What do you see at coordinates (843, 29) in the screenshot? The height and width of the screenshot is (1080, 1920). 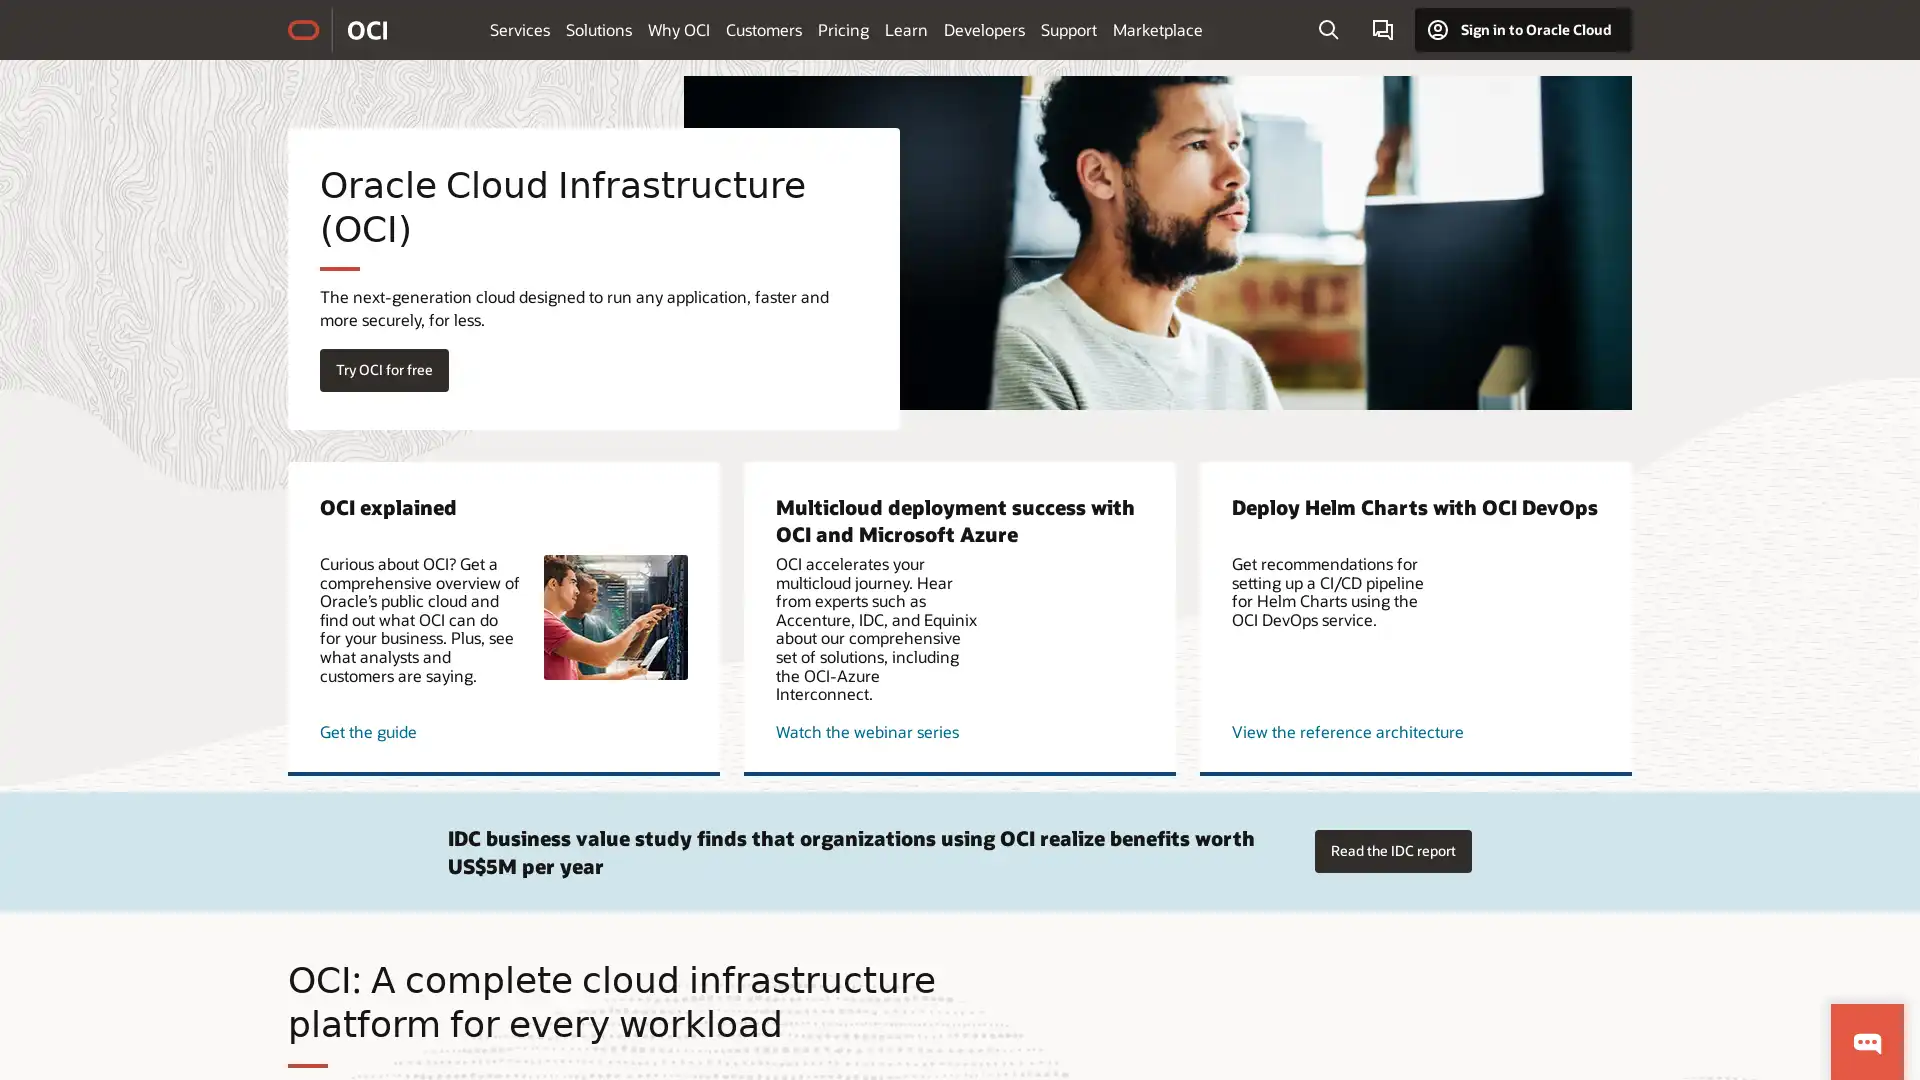 I see `Pricing` at bounding box center [843, 29].